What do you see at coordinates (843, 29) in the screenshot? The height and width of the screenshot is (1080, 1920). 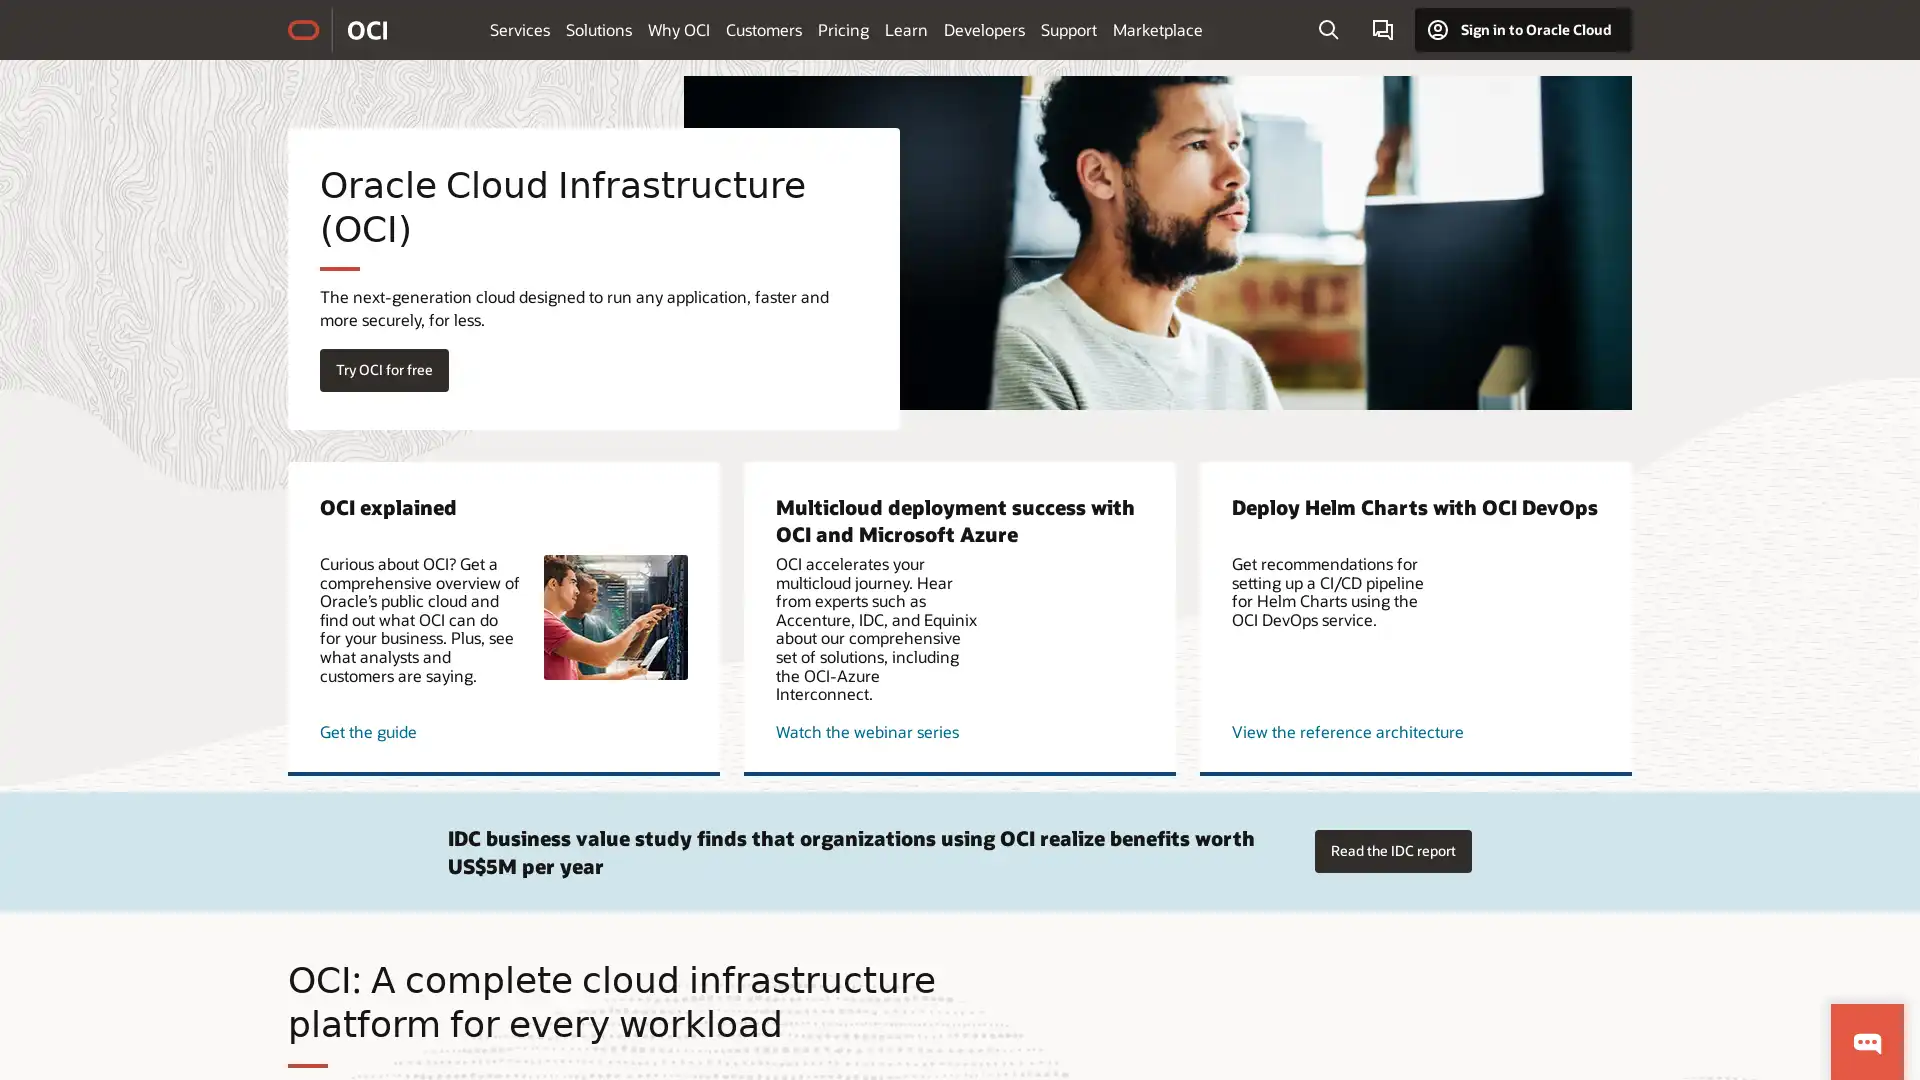 I see `Pricing` at bounding box center [843, 29].